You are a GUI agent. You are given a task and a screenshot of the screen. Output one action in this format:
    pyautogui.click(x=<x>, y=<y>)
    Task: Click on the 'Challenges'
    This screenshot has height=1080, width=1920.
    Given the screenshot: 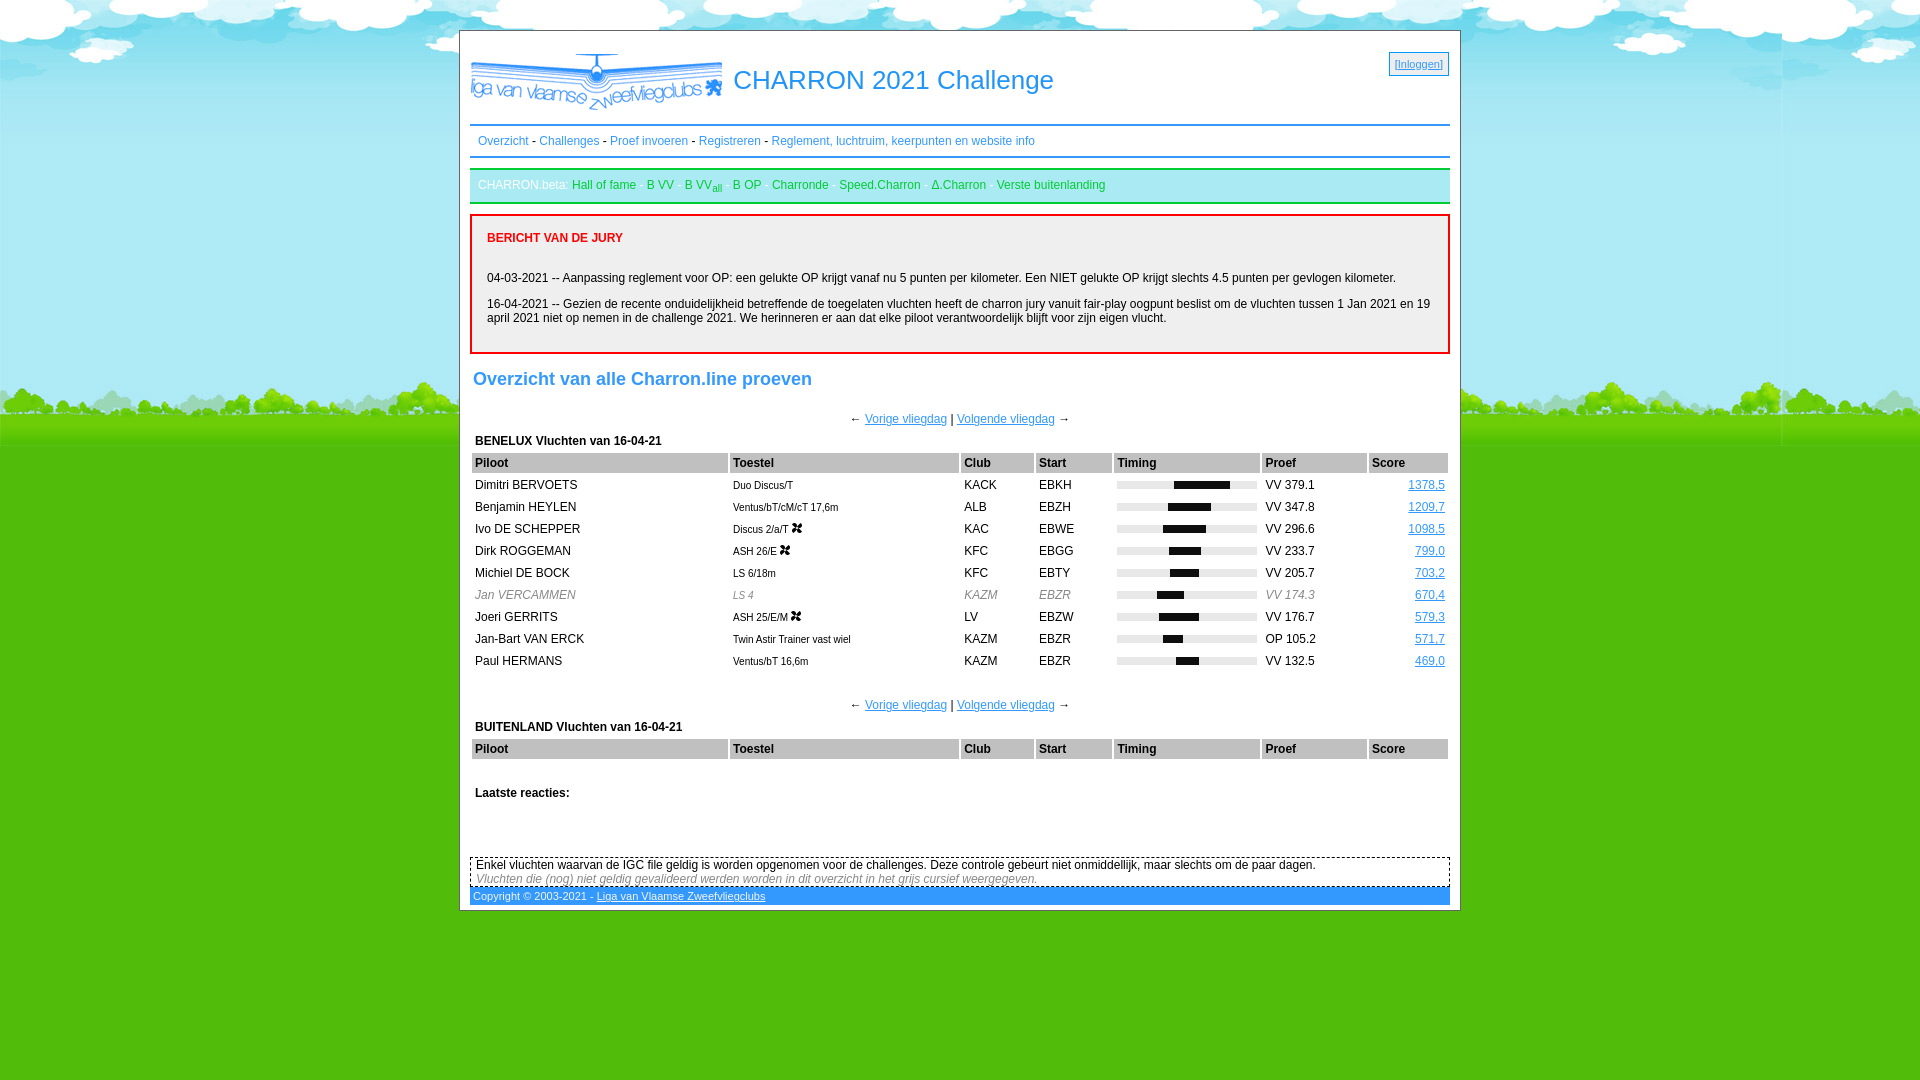 What is the action you would take?
    pyautogui.click(x=568, y=140)
    